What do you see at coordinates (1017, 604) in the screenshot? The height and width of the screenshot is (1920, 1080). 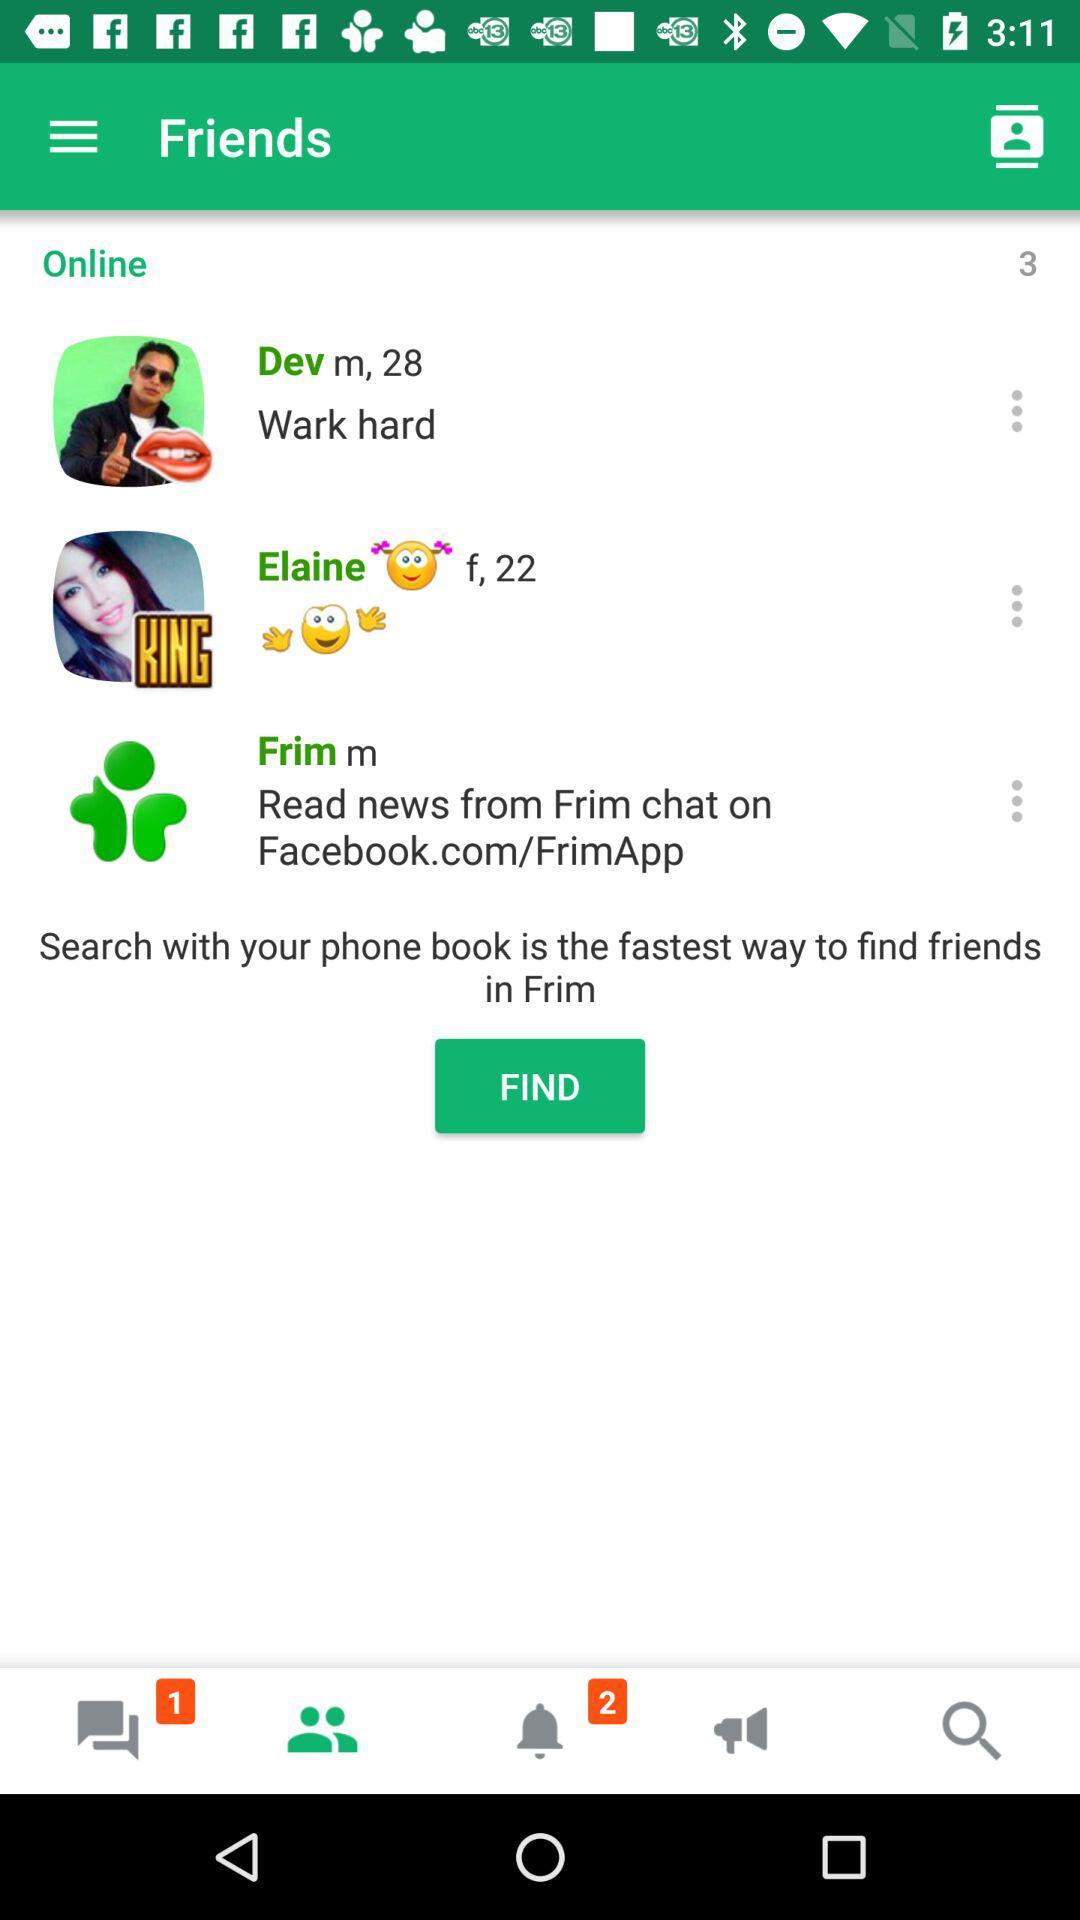 I see `more information gathering` at bounding box center [1017, 604].